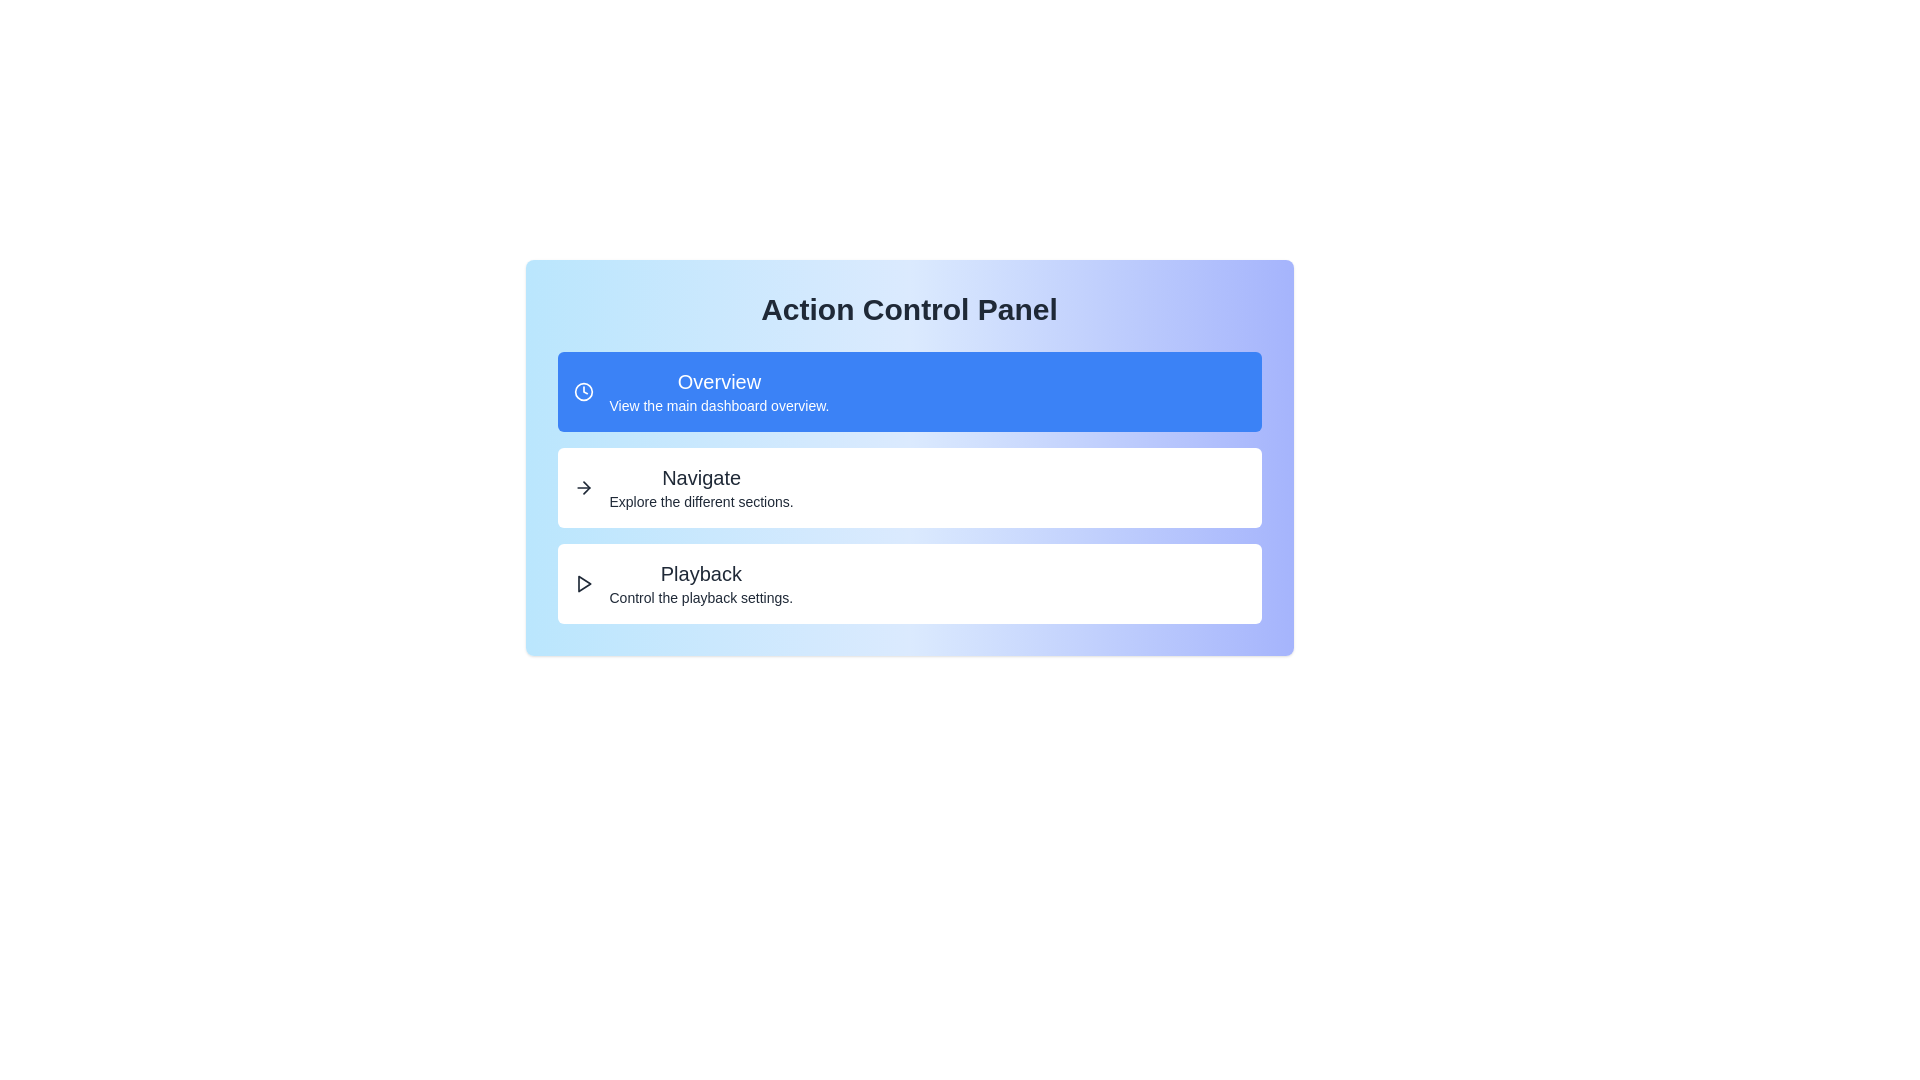 The image size is (1920, 1080). I want to click on the static text titled 'Overview' which serves as the title for the first option in the 'Action Control Panel', so click(719, 381).